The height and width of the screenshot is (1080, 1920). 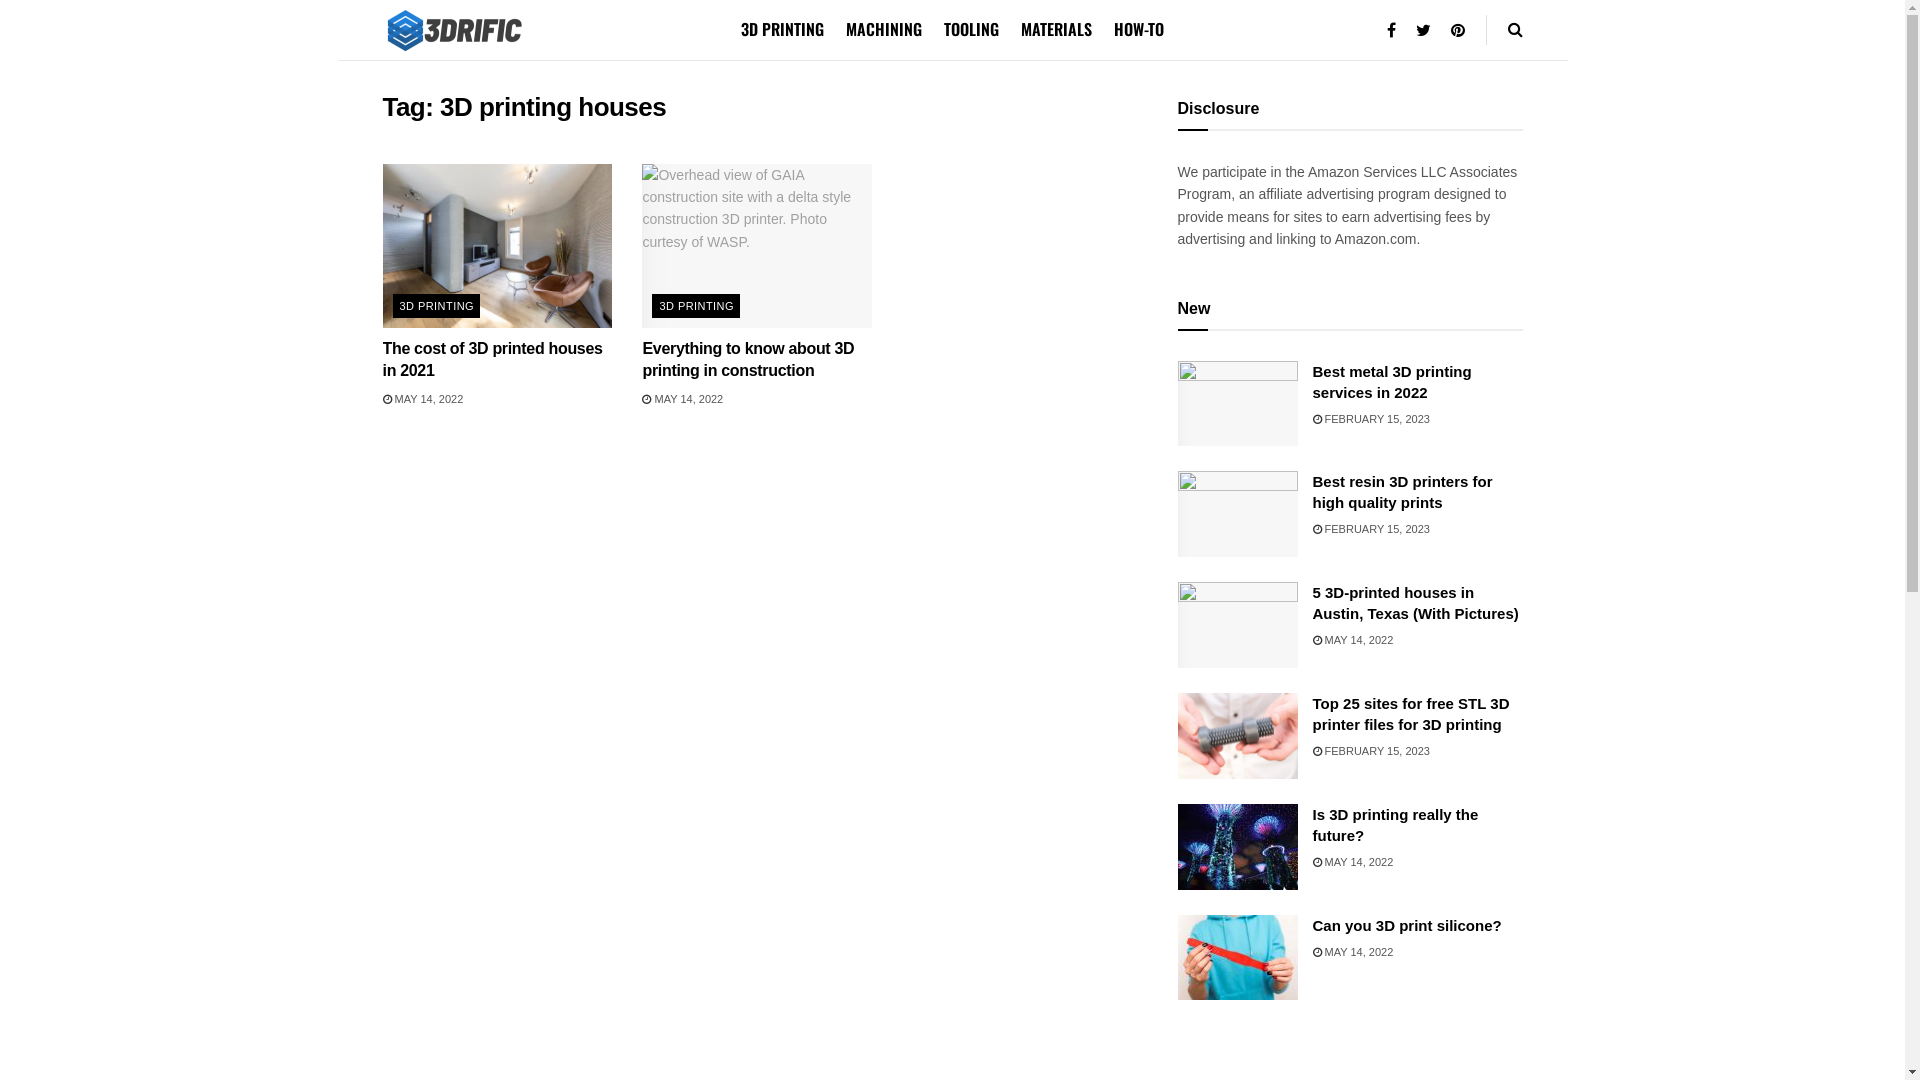 I want to click on 'MACHINING', so click(x=882, y=29).